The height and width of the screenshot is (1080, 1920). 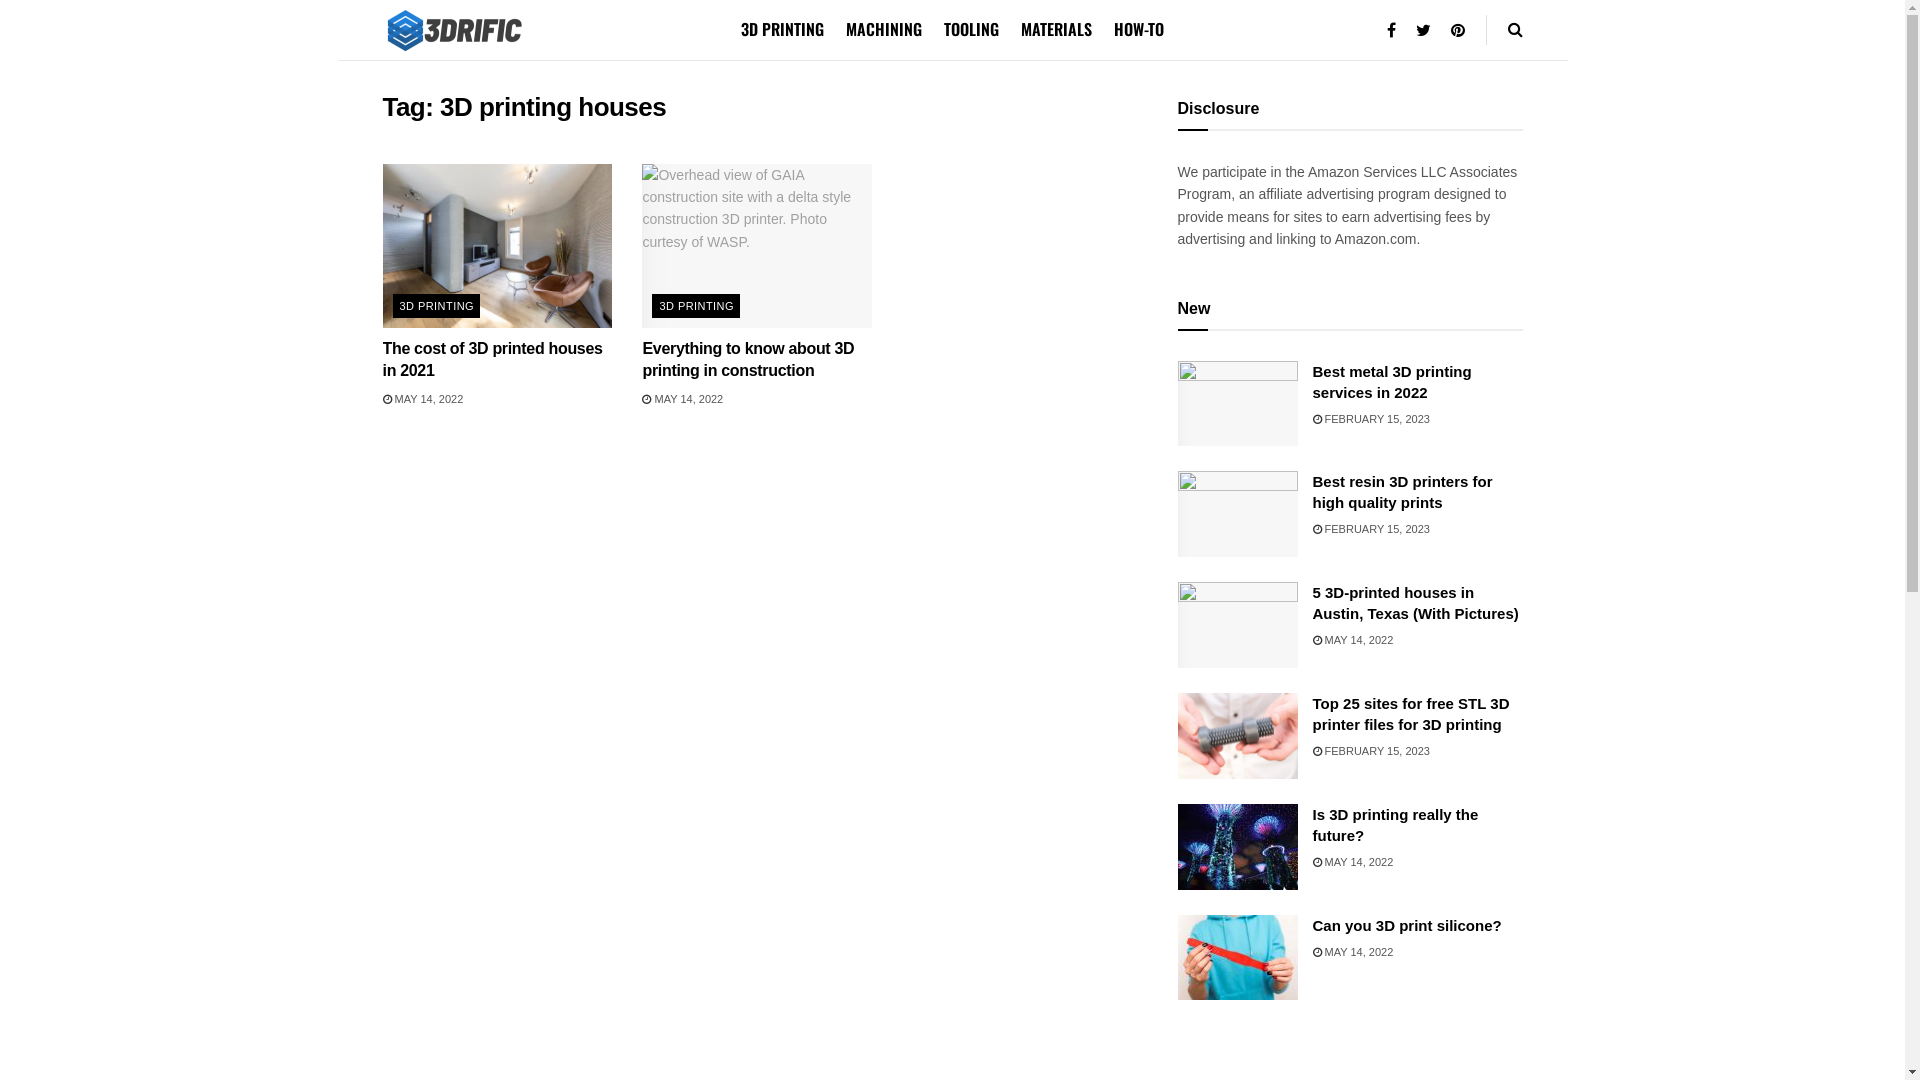 I want to click on 'MACHINING', so click(x=882, y=29).